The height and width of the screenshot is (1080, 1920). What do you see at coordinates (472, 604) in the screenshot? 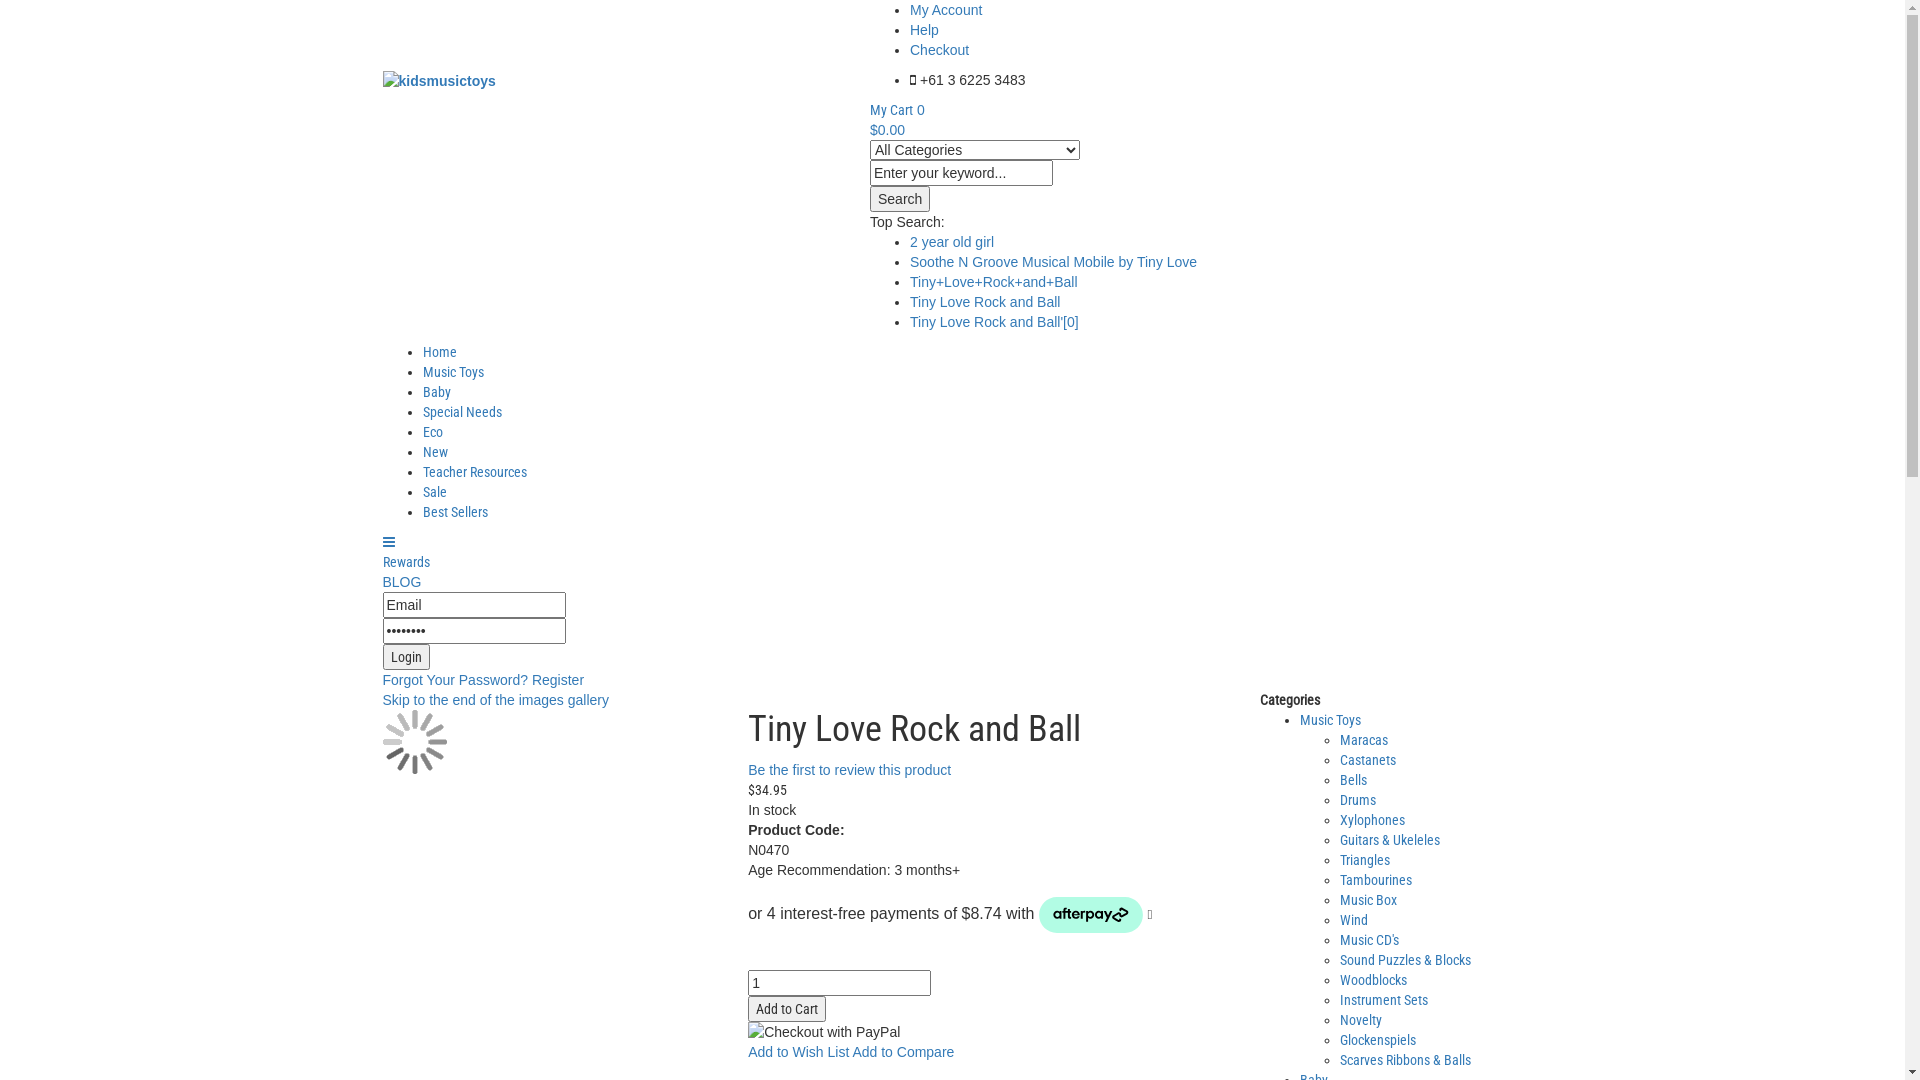
I see `'Email'` at bounding box center [472, 604].